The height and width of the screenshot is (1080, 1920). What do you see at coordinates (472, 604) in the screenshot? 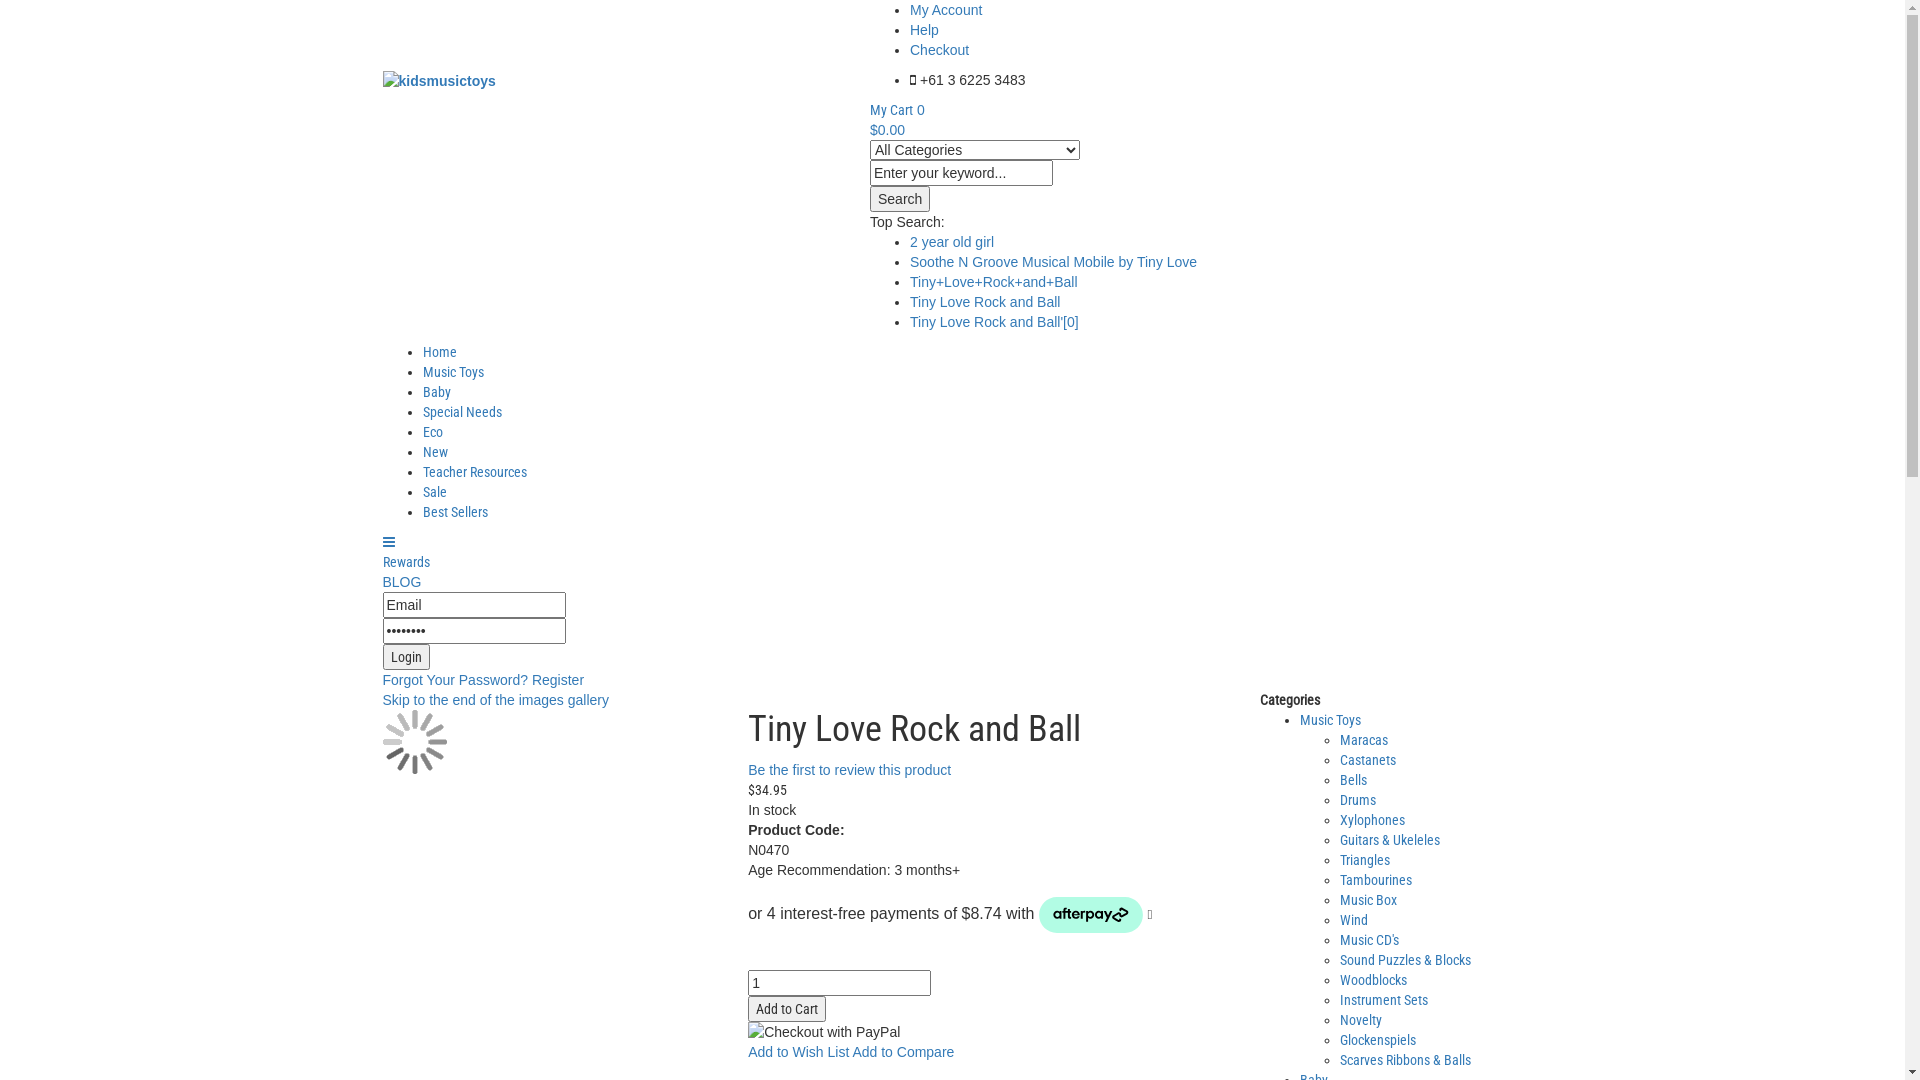
I see `'Email'` at bounding box center [472, 604].